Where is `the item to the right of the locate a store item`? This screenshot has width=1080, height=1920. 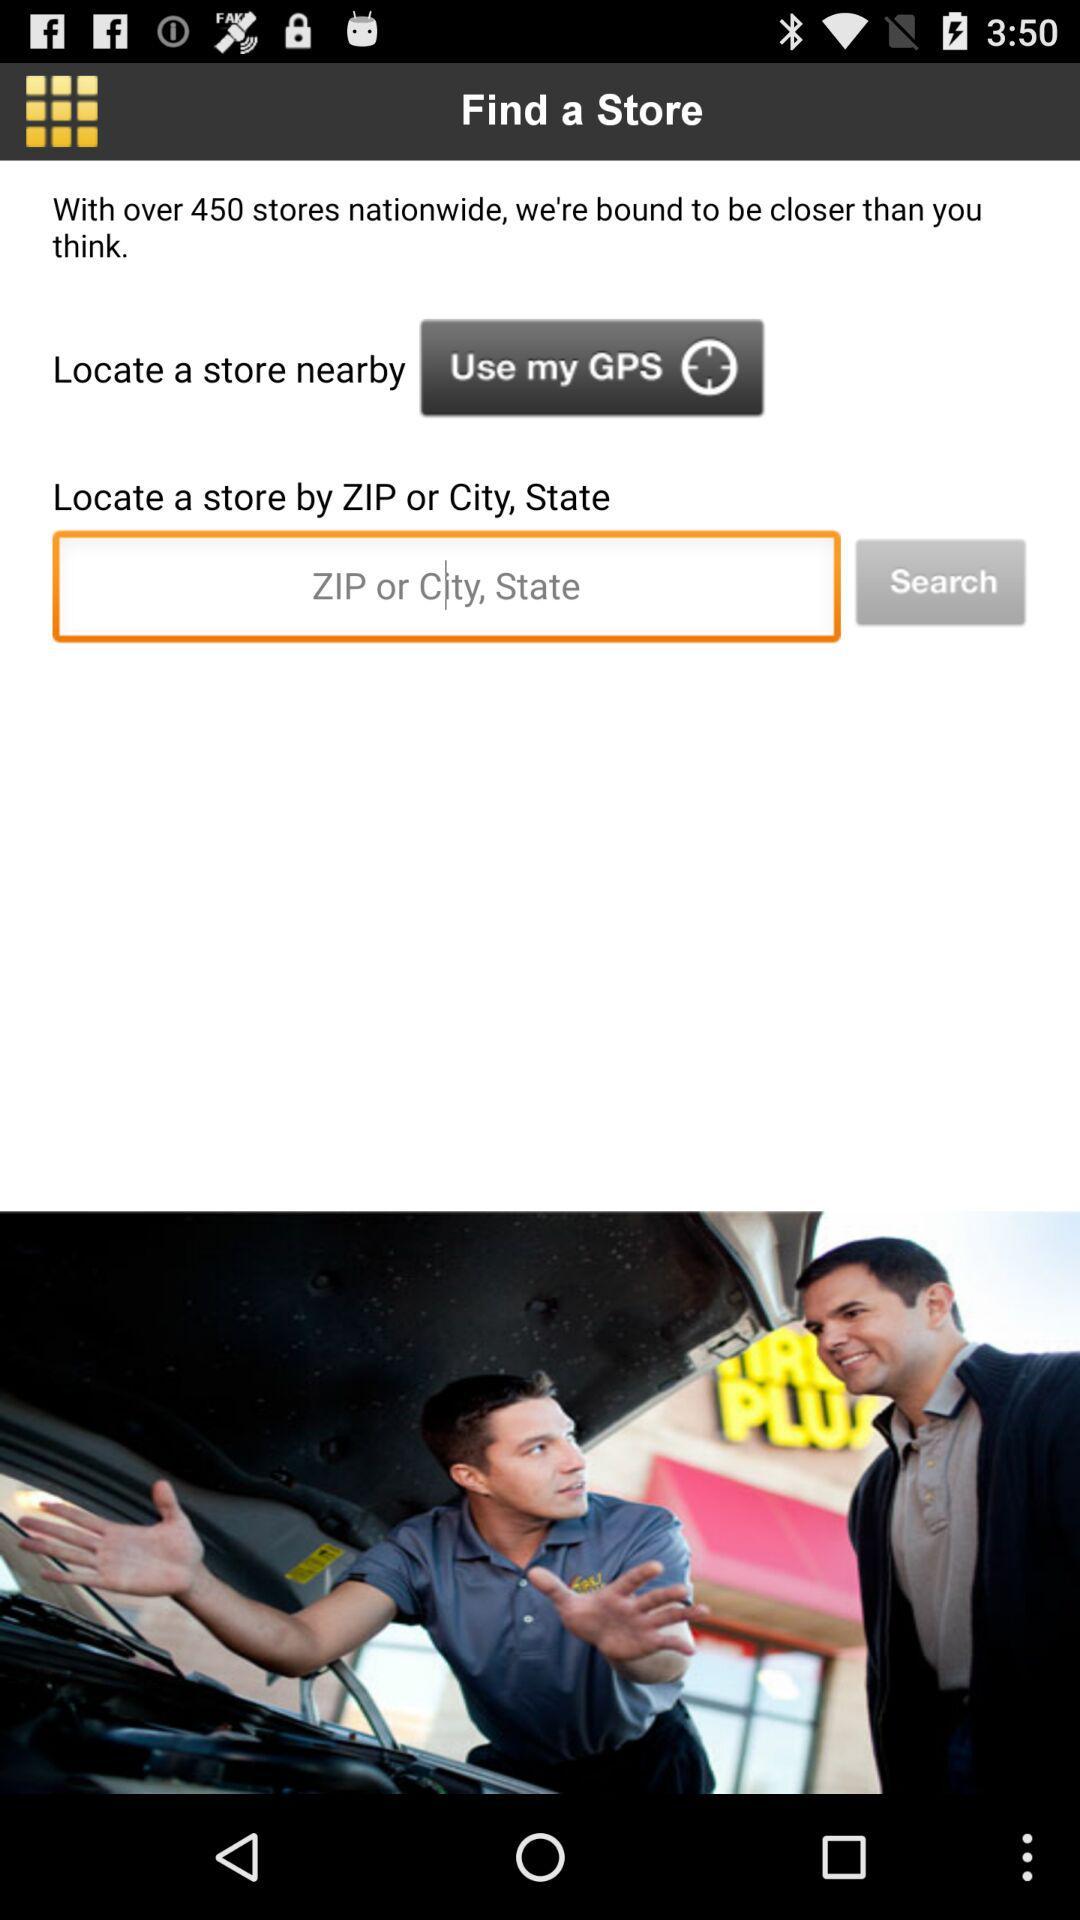
the item to the right of the locate a store item is located at coordinates (591, 368).